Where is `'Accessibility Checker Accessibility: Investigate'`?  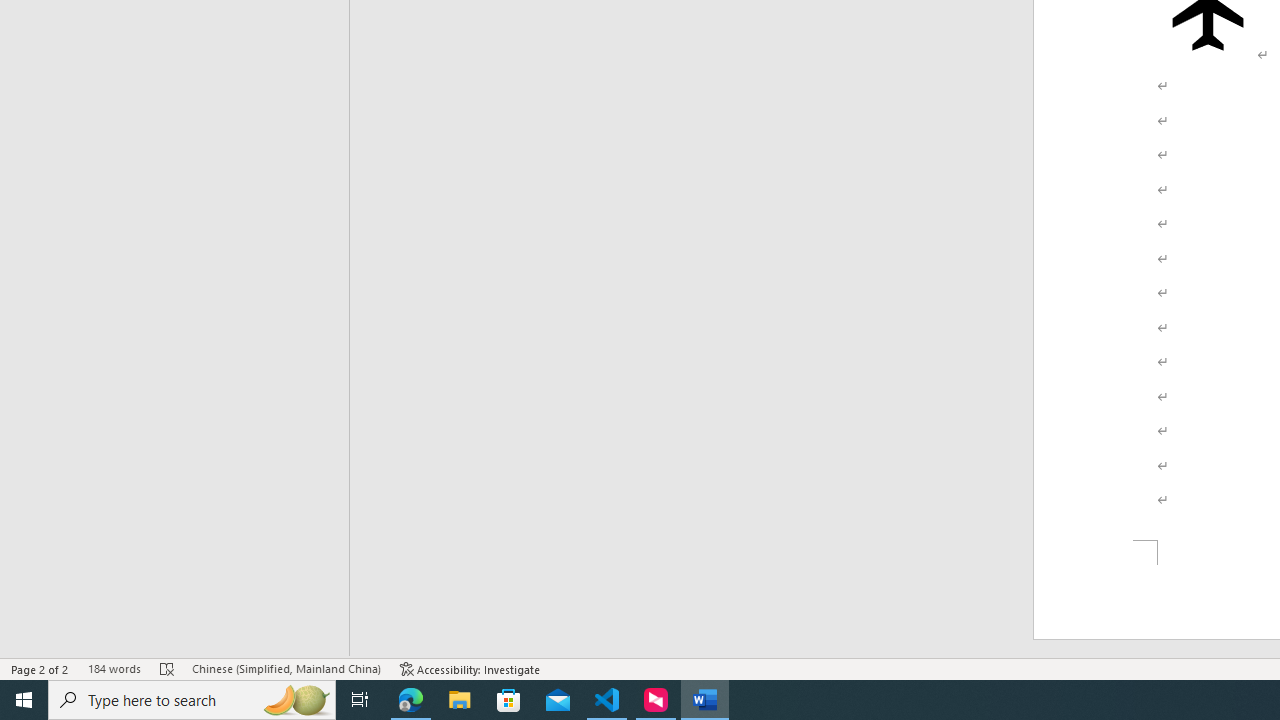 'Accessibility Checker Accessibility: Investigate' is located at coordinates (469, 669).